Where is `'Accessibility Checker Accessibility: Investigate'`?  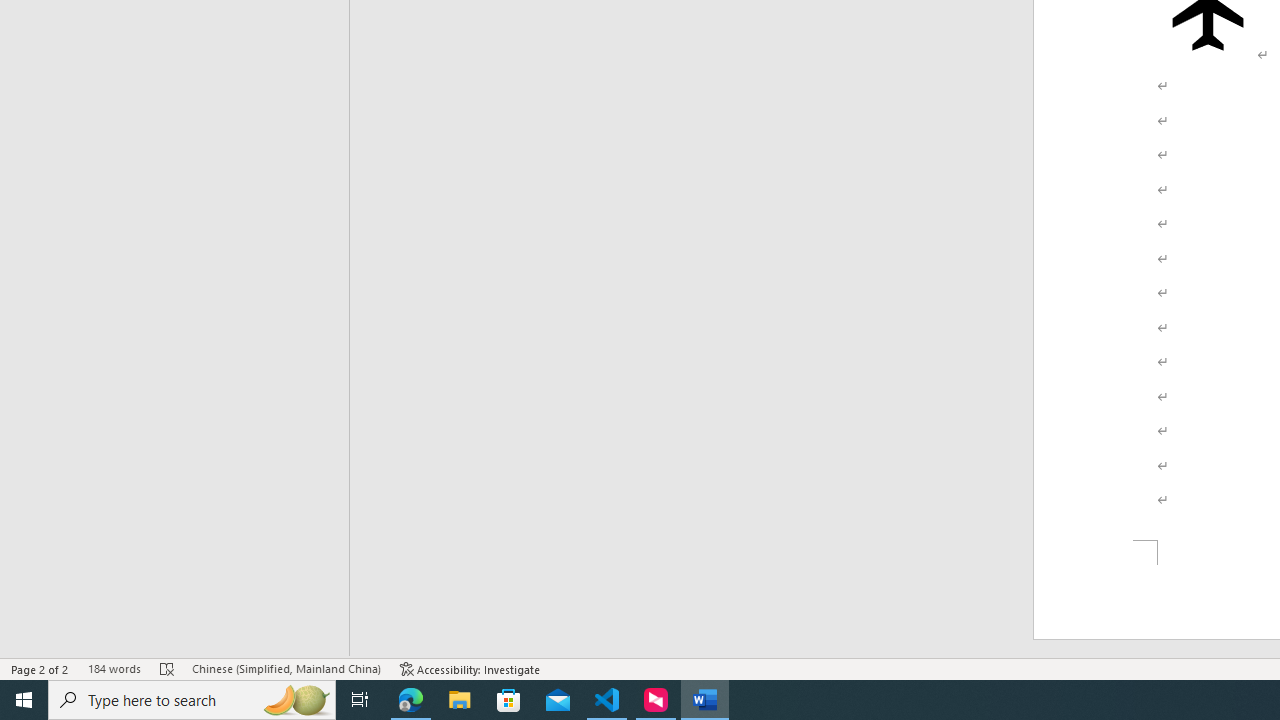 'Accessibility Checker Accessibility: Investigate' is located at coordinates (469, 669).